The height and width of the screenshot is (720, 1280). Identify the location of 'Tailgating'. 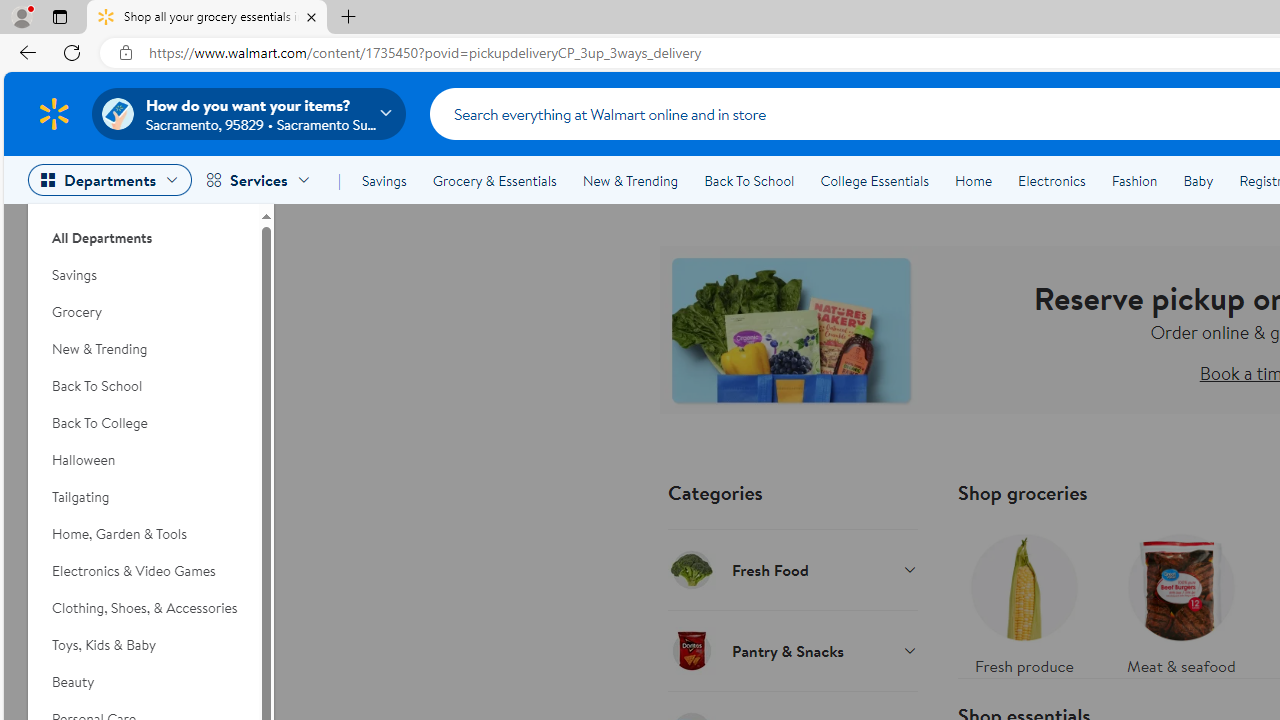
(142, 496).